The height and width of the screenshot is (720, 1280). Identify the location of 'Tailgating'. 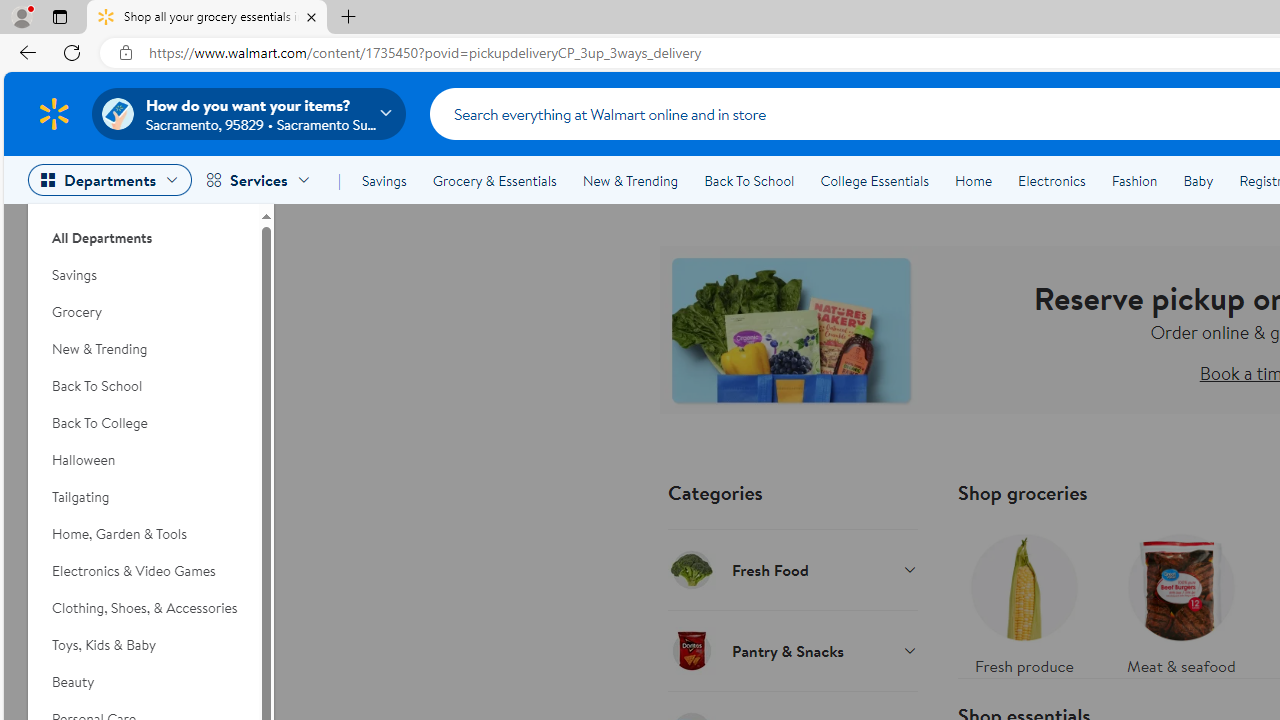
(142, 496).